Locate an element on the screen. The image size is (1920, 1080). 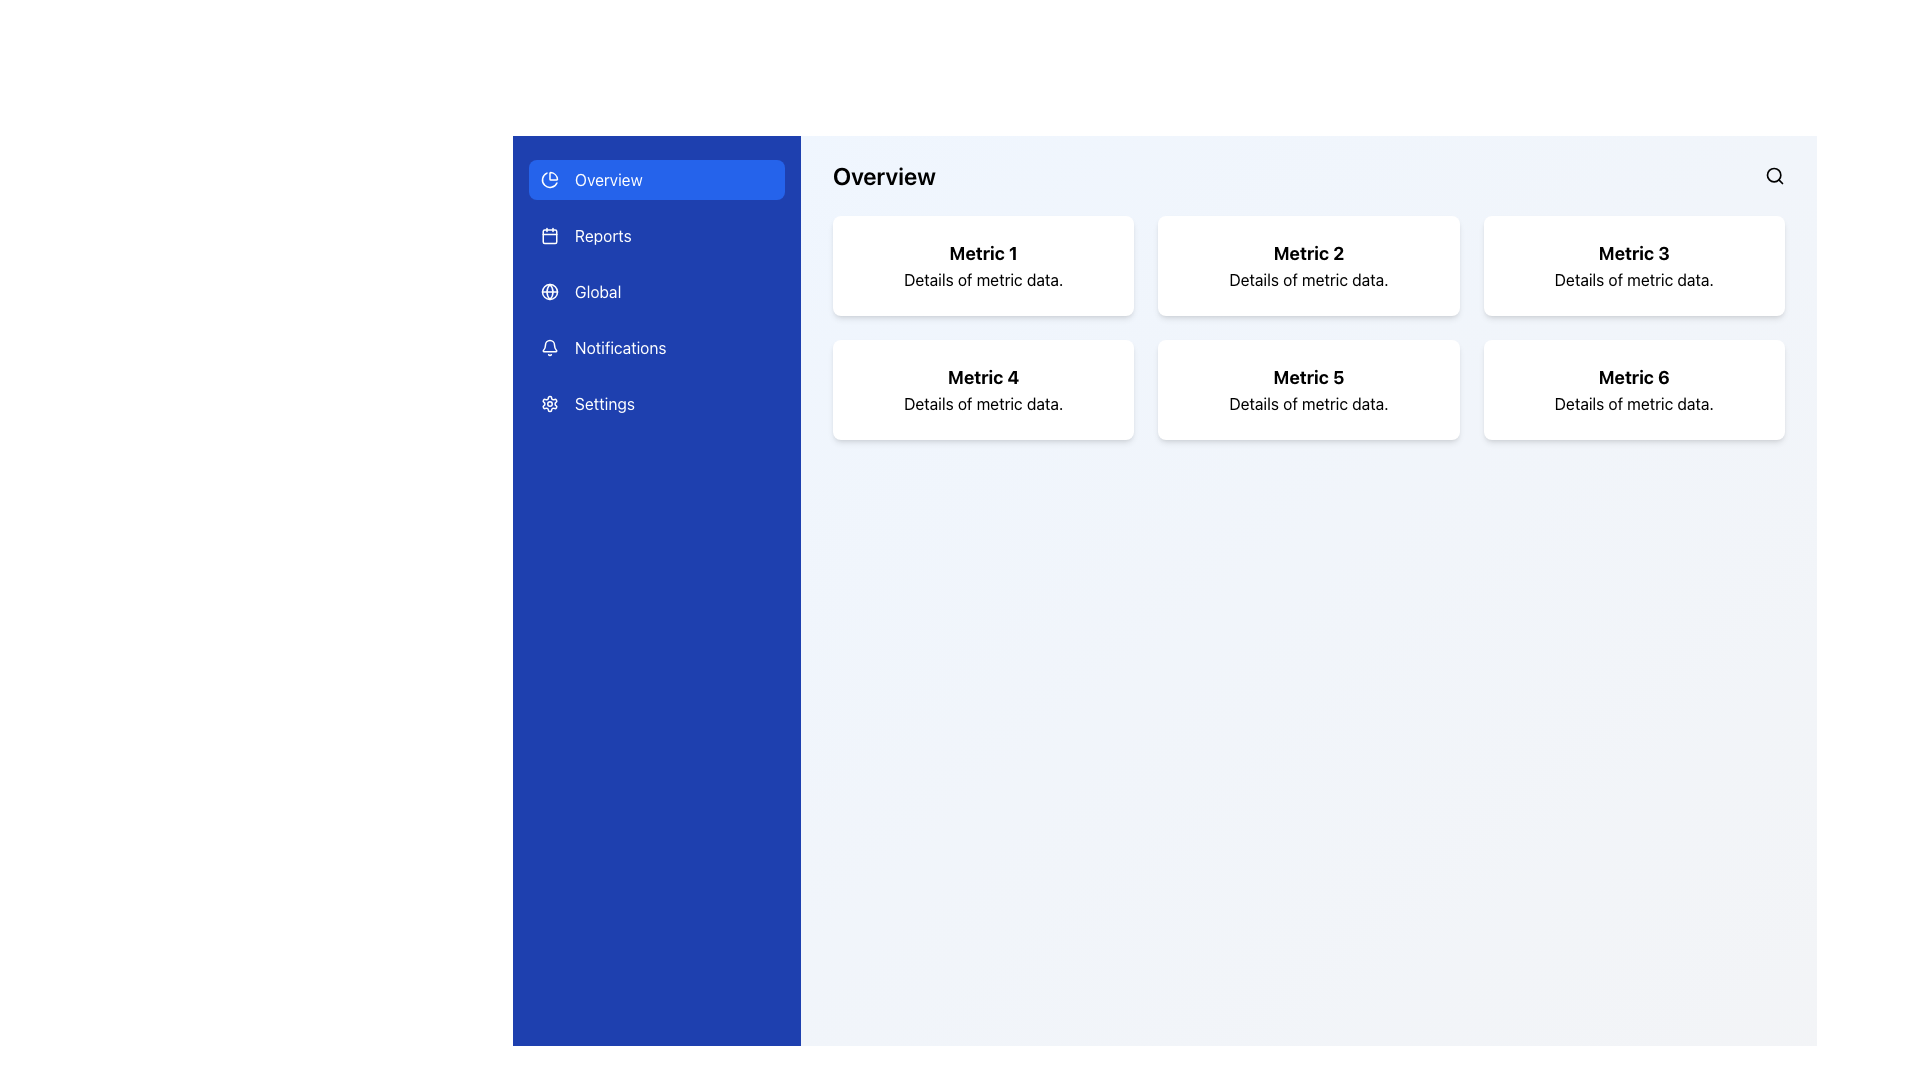
the first button in the vertical menu on the left side of the interface is located at coordinates (657, 180).